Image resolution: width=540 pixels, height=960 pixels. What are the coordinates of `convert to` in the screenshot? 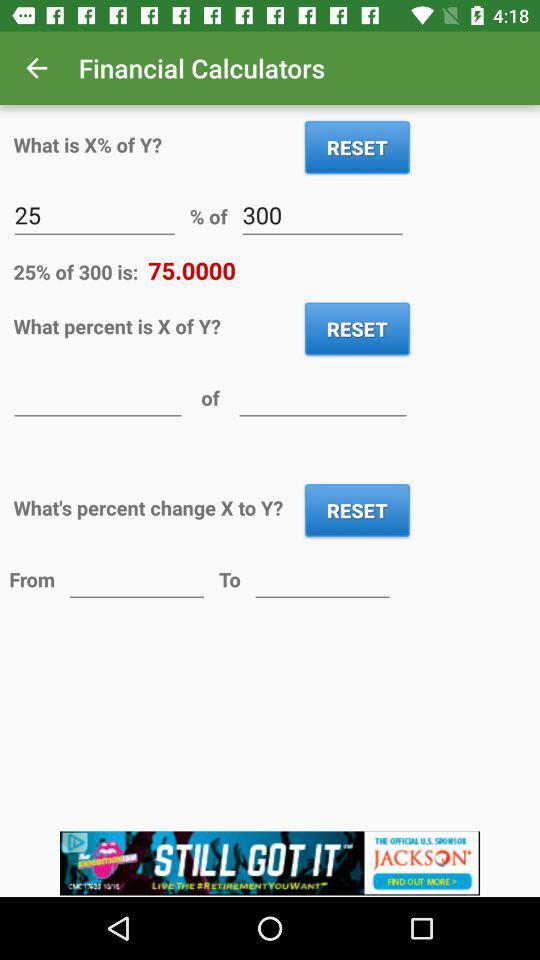 It's located at (322, 578).